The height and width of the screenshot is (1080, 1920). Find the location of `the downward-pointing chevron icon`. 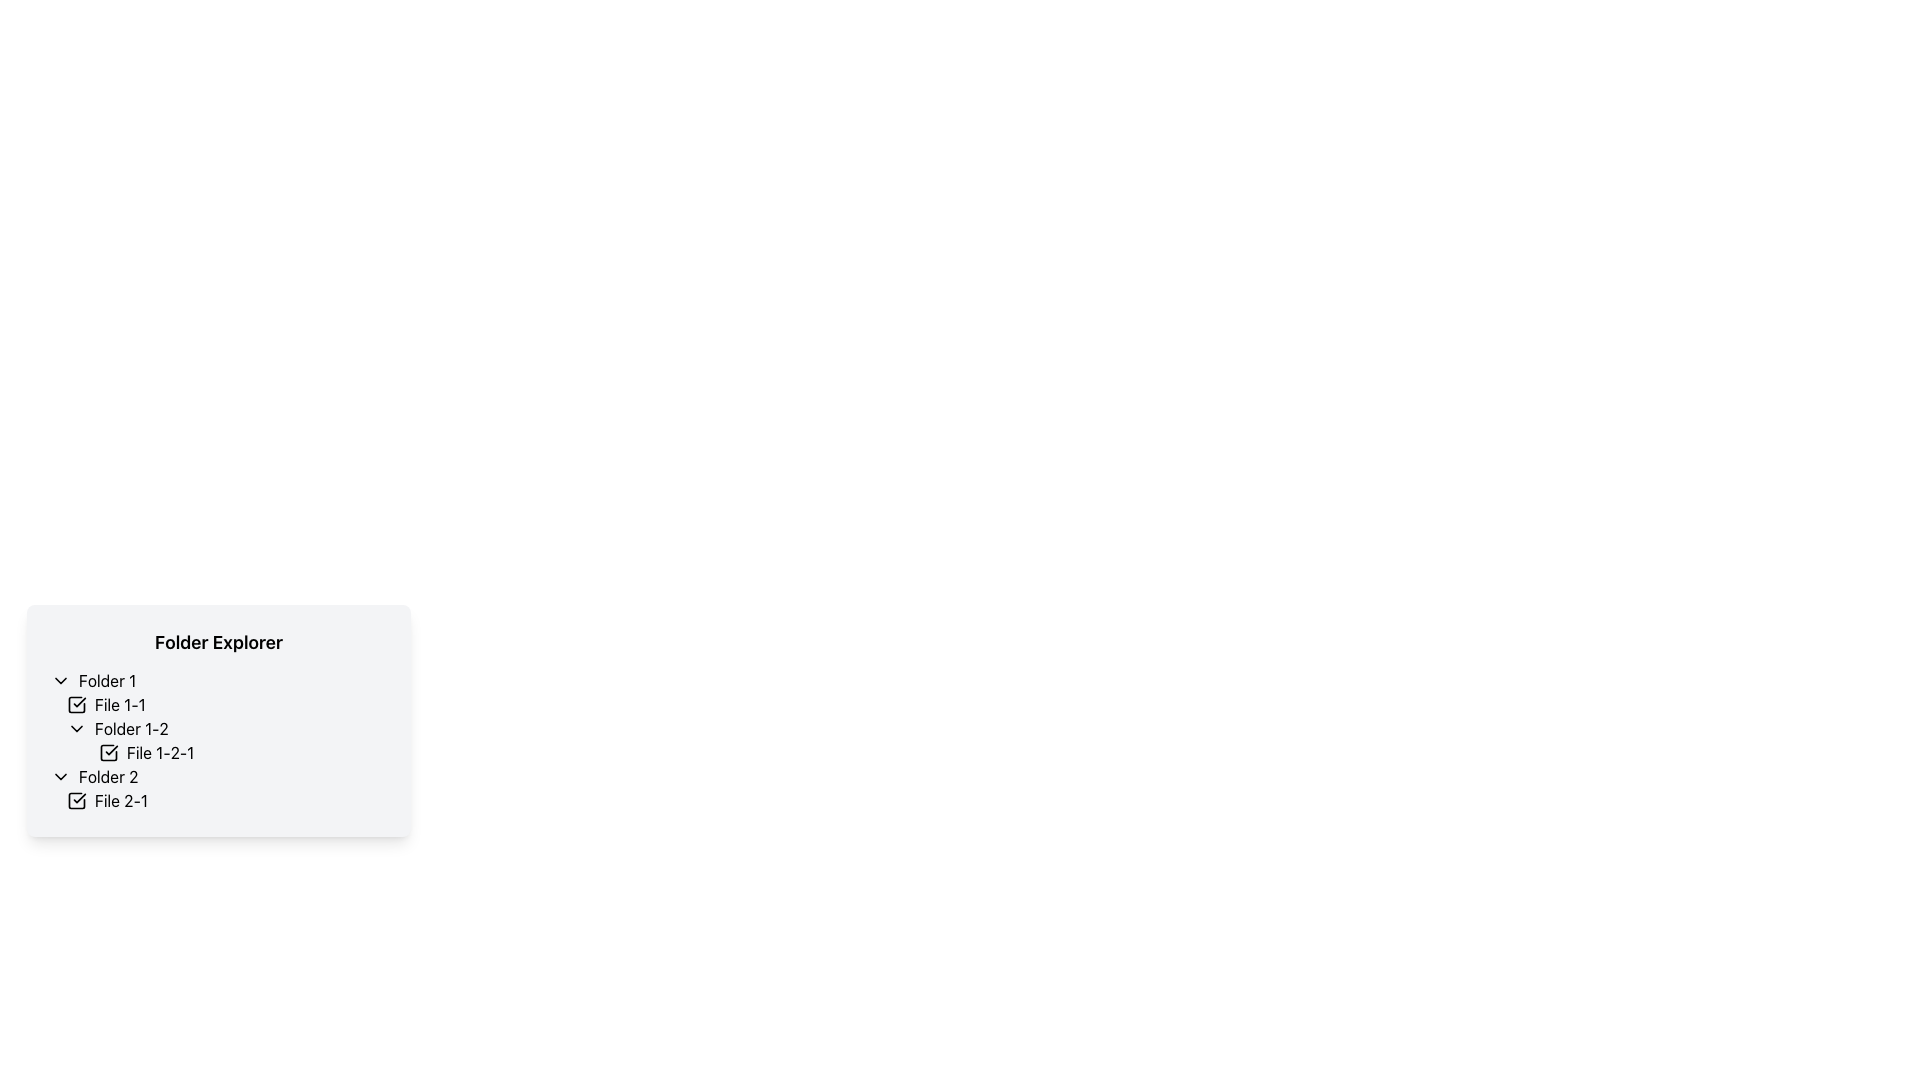

the downward-pointing chevron icon is located at coordinates (61, 680).